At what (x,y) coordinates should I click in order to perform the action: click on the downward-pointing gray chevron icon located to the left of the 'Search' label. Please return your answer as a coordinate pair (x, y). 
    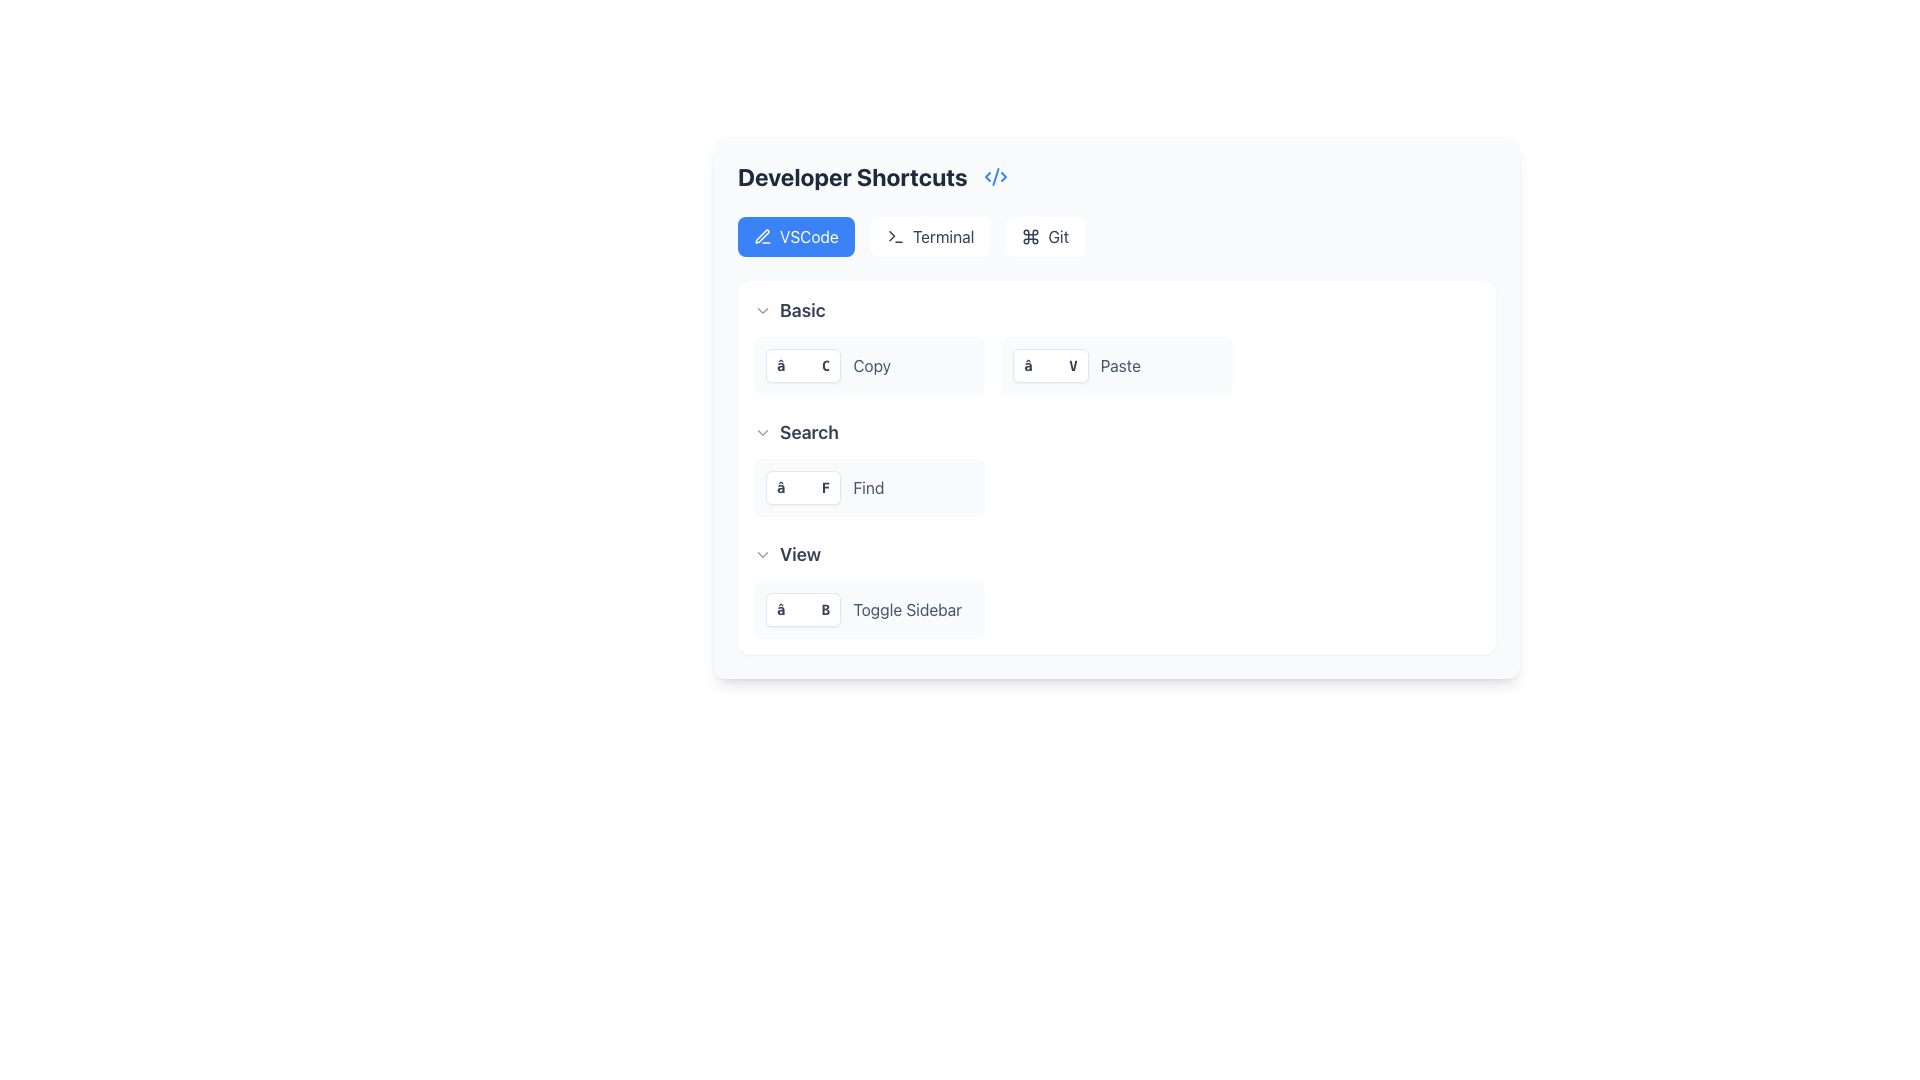
    Looking at the image, I should click on (762, 431).